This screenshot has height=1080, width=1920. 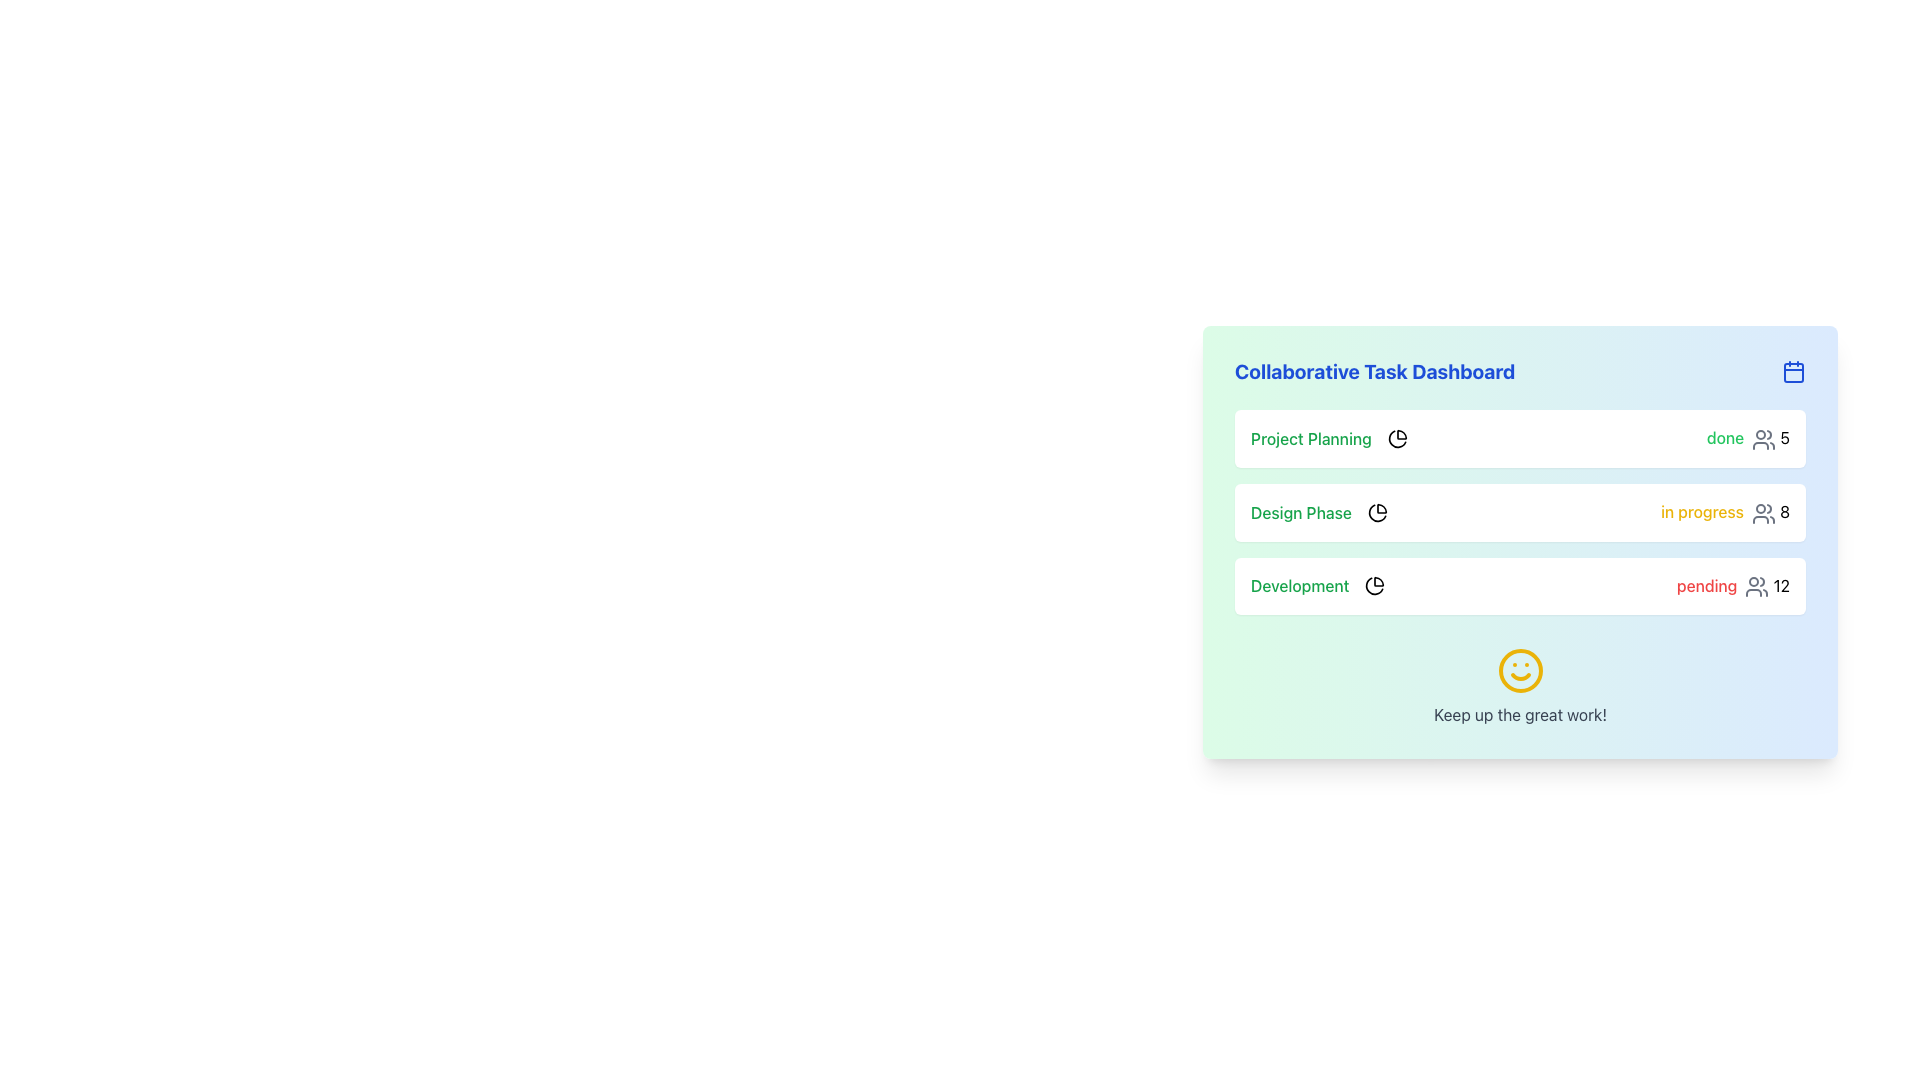 I want to click on or interpret the completion status from the Label located at the right end of the 'Project Planning' row in the dashboard, so click(x=1724, y=437).